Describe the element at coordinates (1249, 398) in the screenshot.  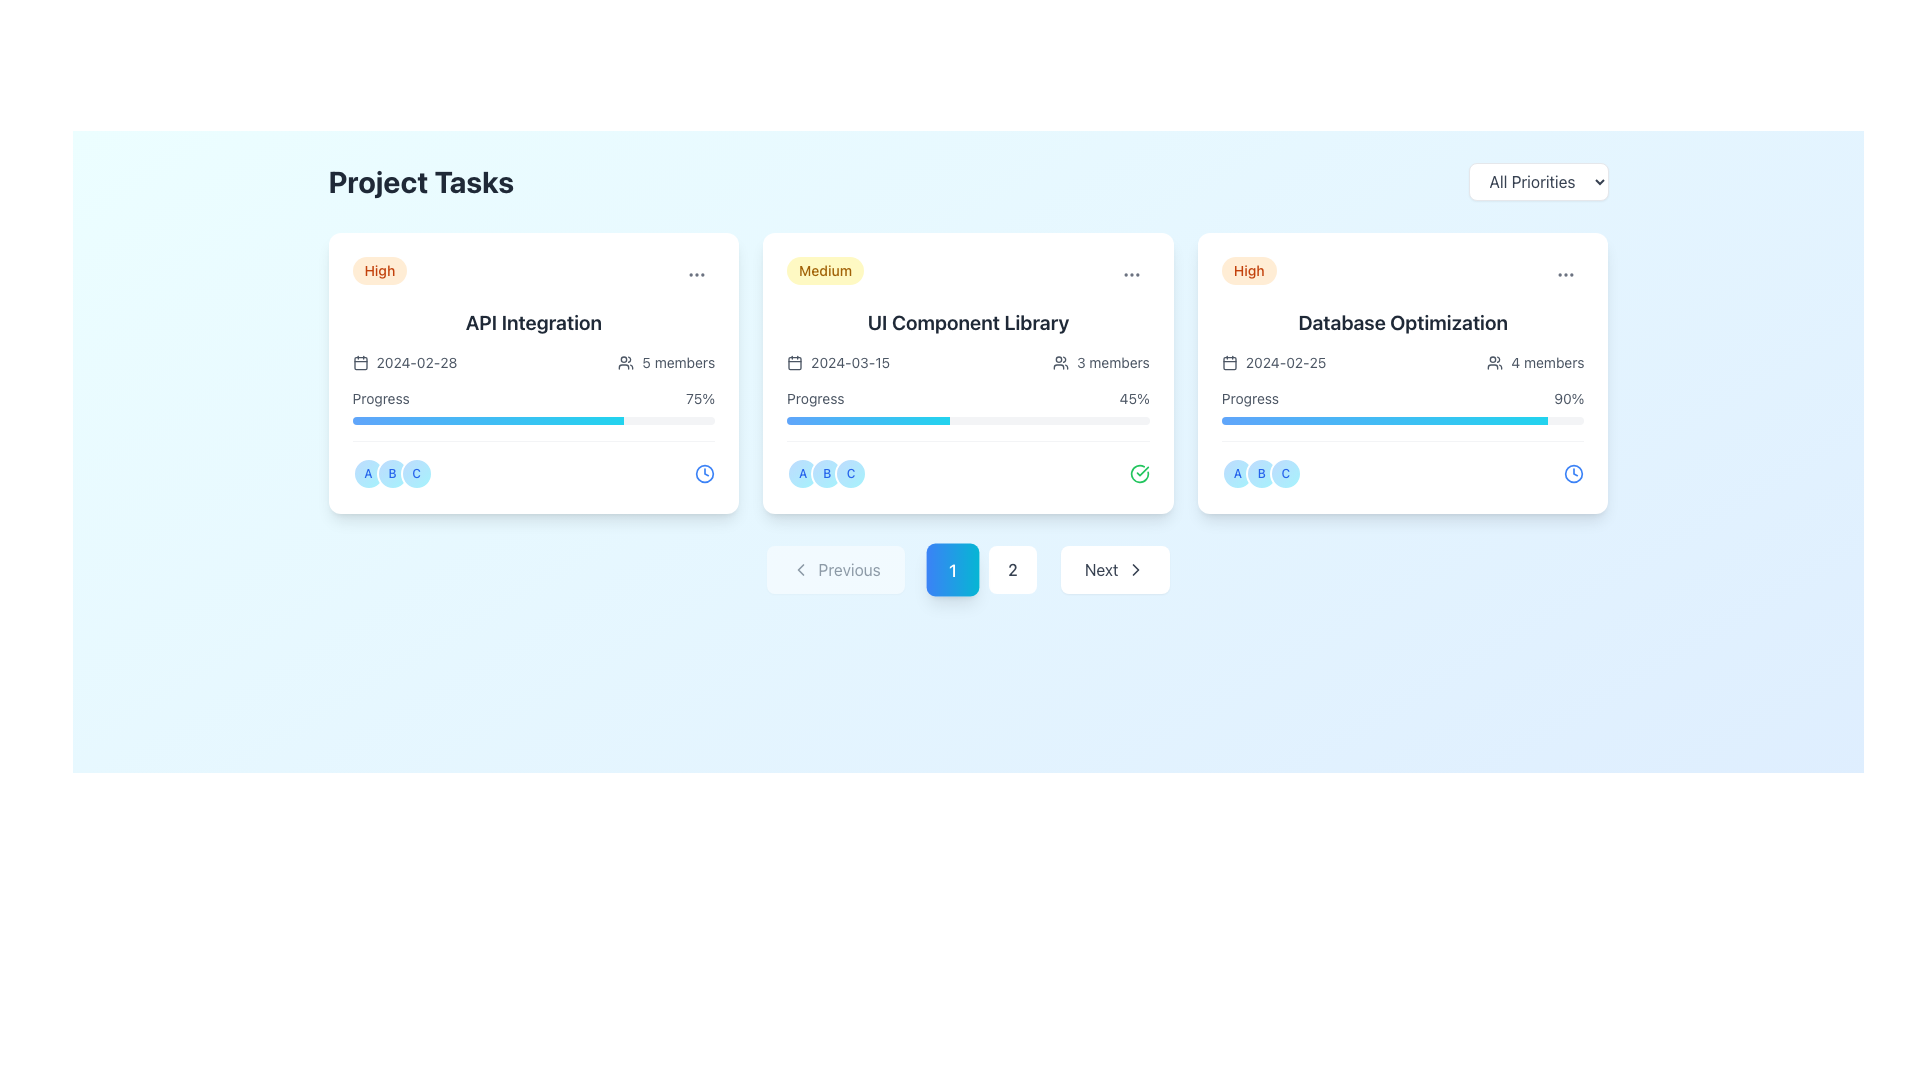
I see `the 'Progress' text label, which is styled in a standard sans-serif font, medium size, and dark gray color, located in the 'Database Optimization' card just above the progress bar` at that location.